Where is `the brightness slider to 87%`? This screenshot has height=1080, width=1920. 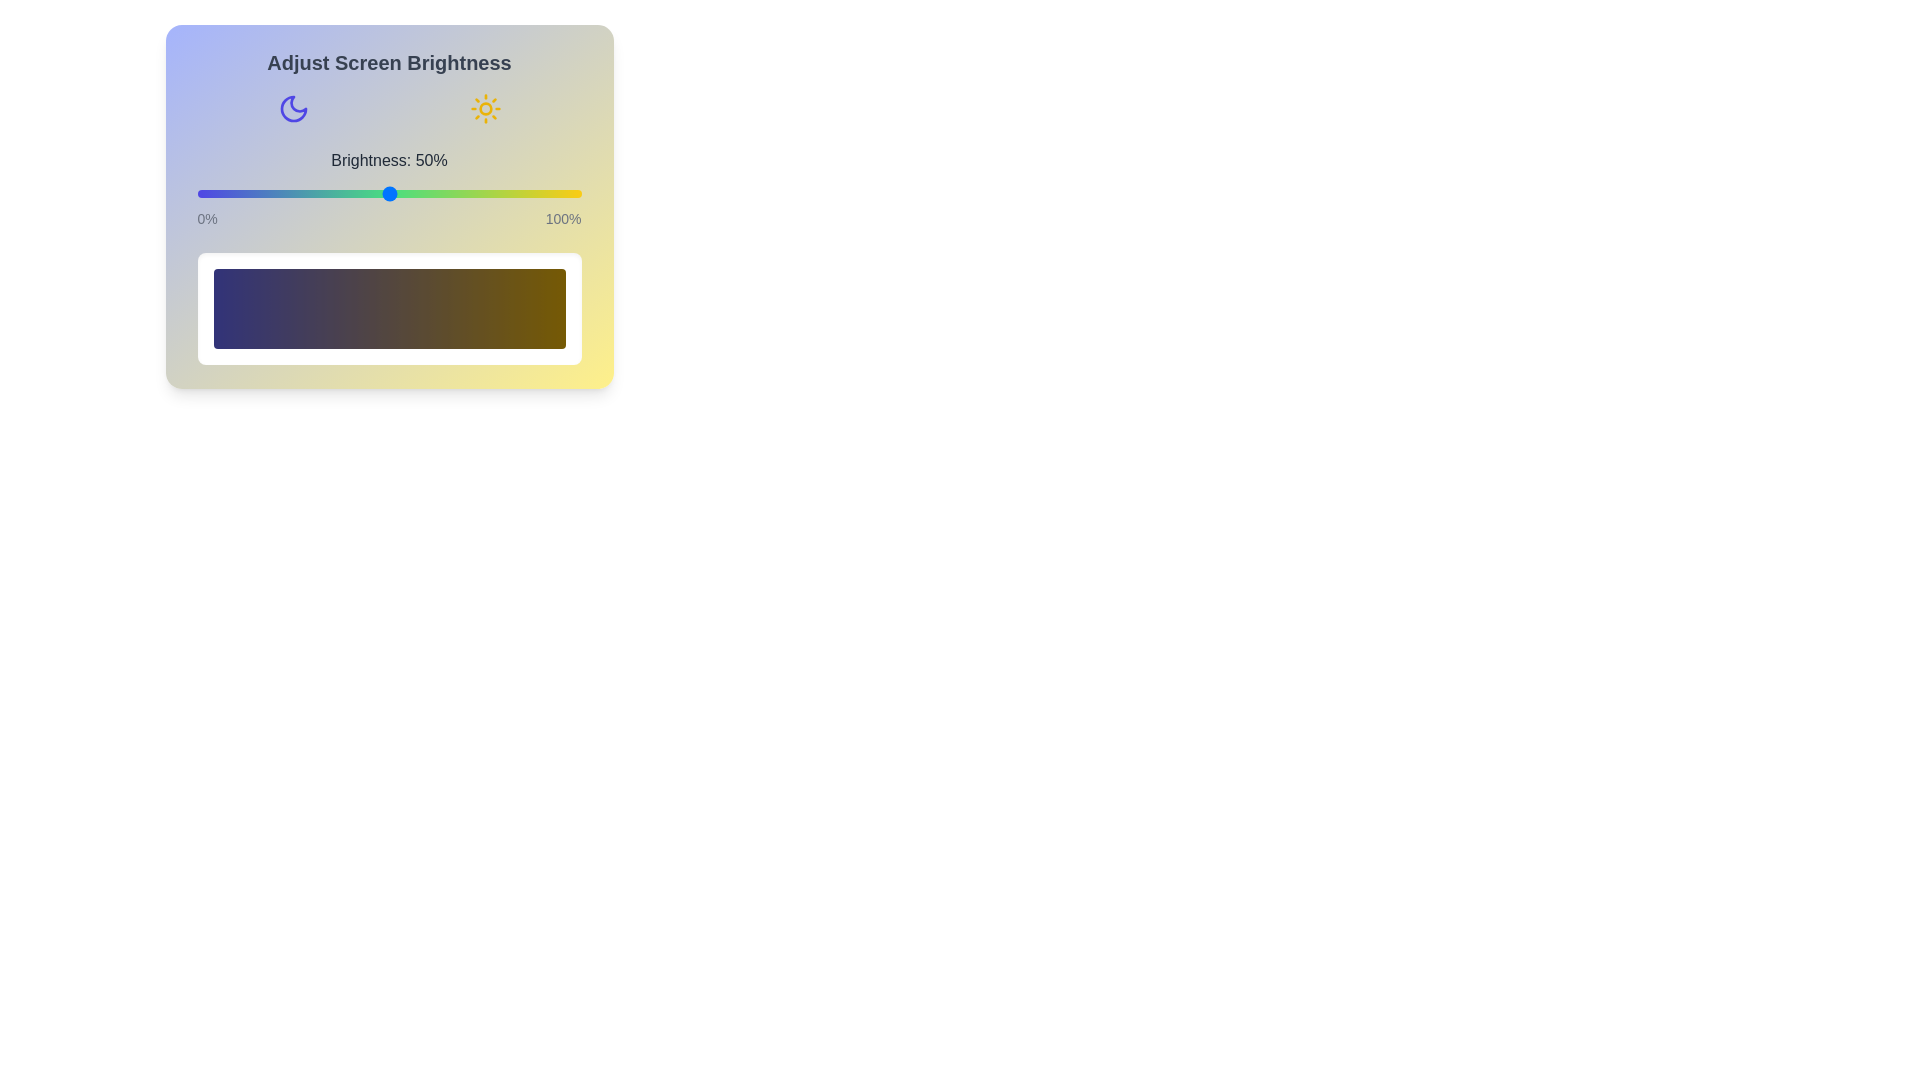
the brightness slider to 87% is located at coordinates (531, 193).